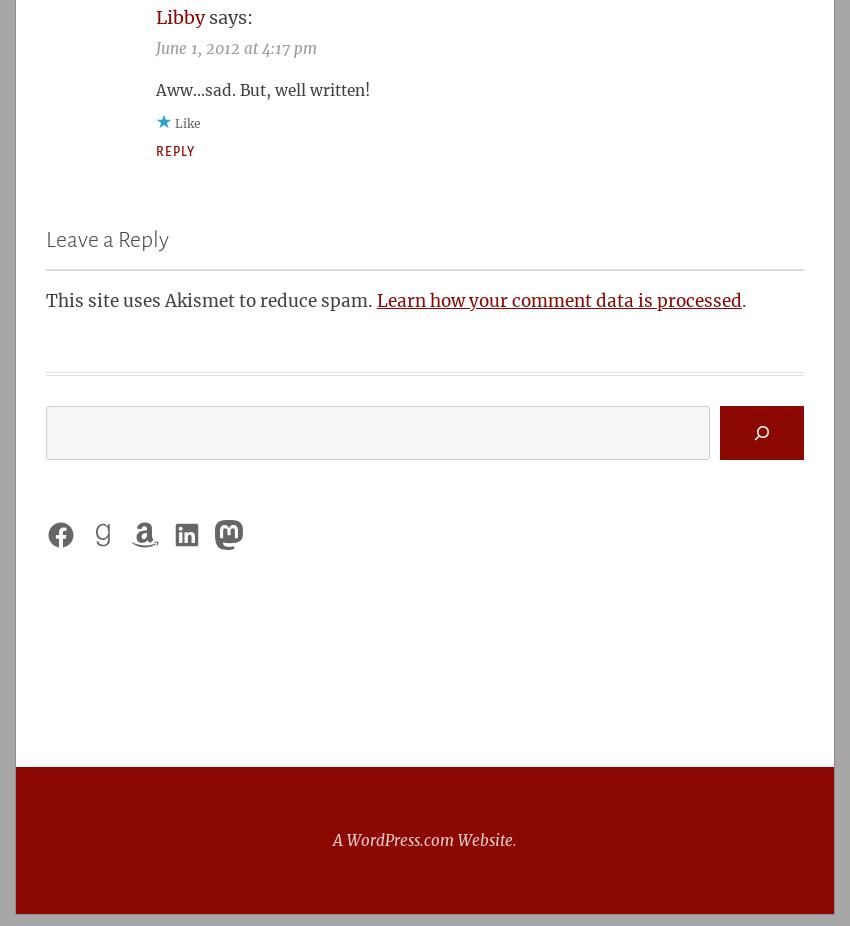  I want to click on 'Libby', so click(179, 16).